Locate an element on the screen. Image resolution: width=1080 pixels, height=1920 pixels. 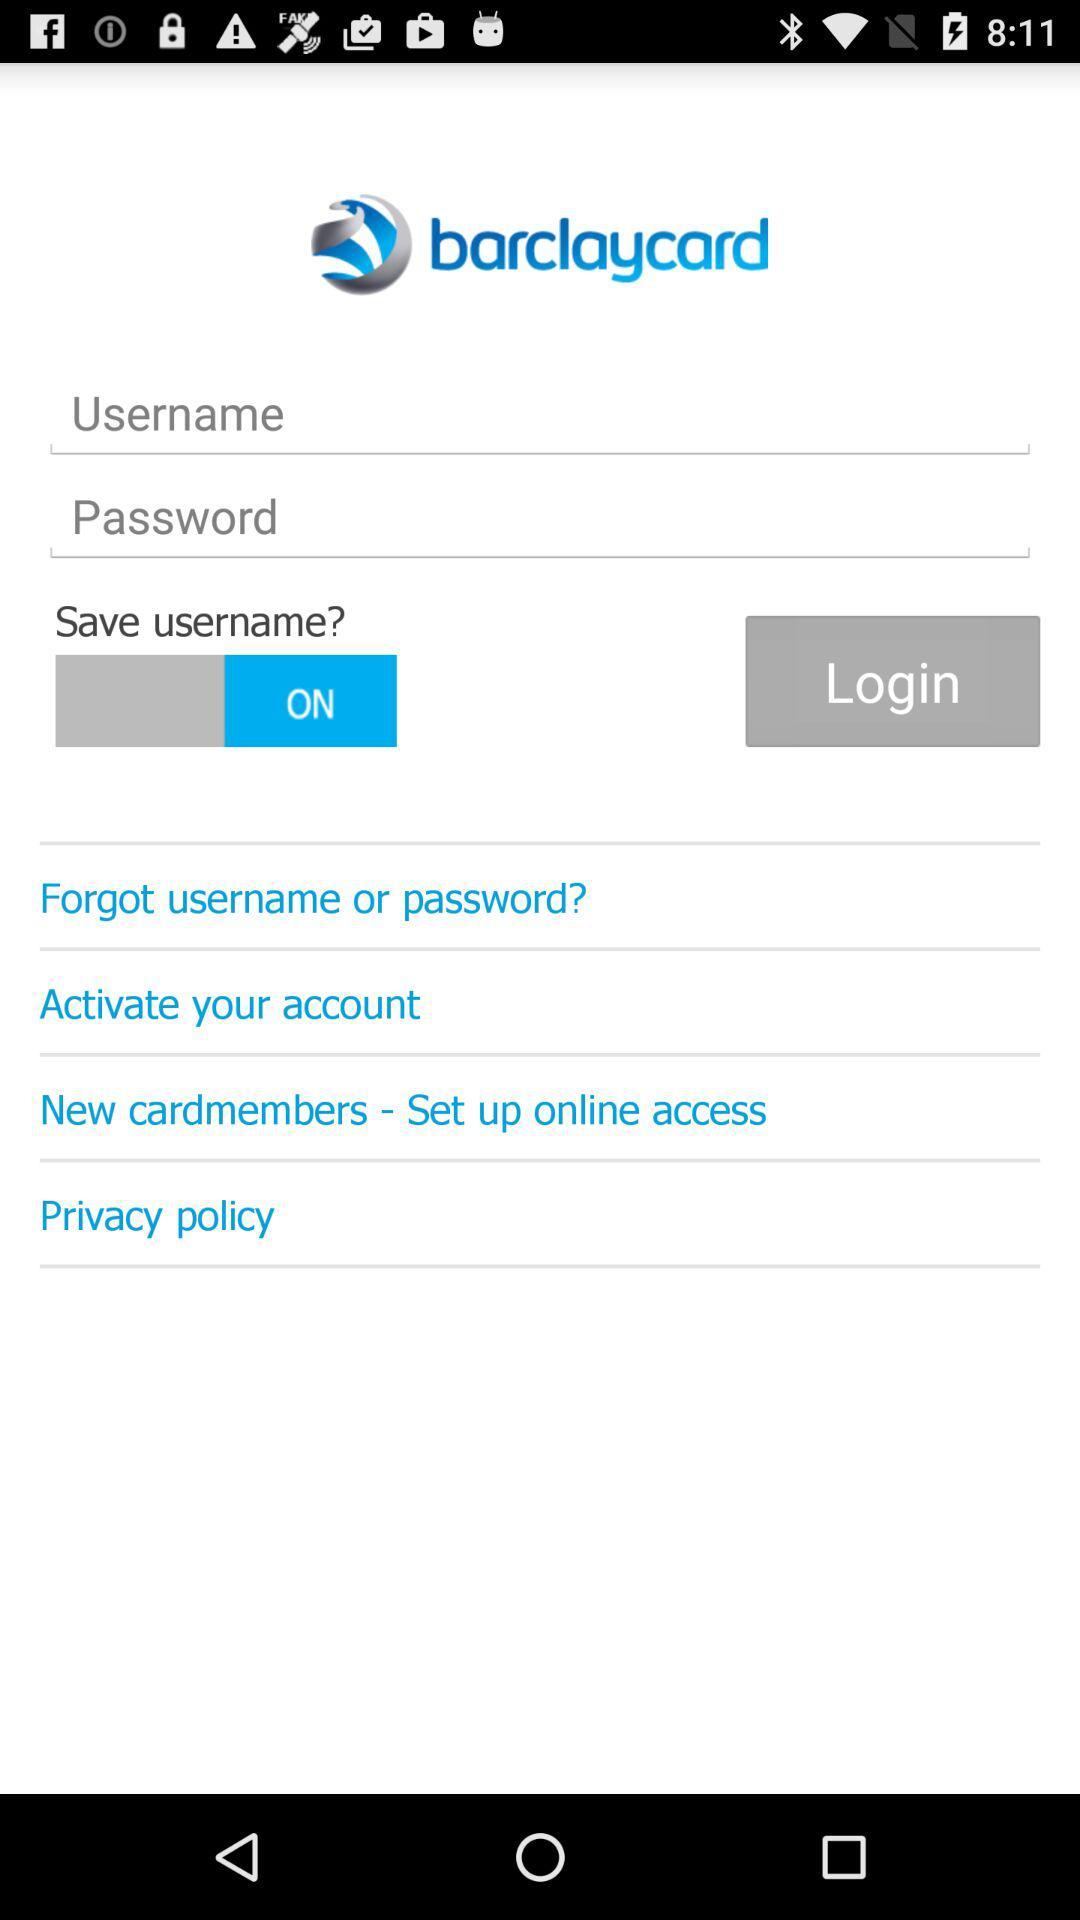
activate your account is located at coordinates (540, 1002).